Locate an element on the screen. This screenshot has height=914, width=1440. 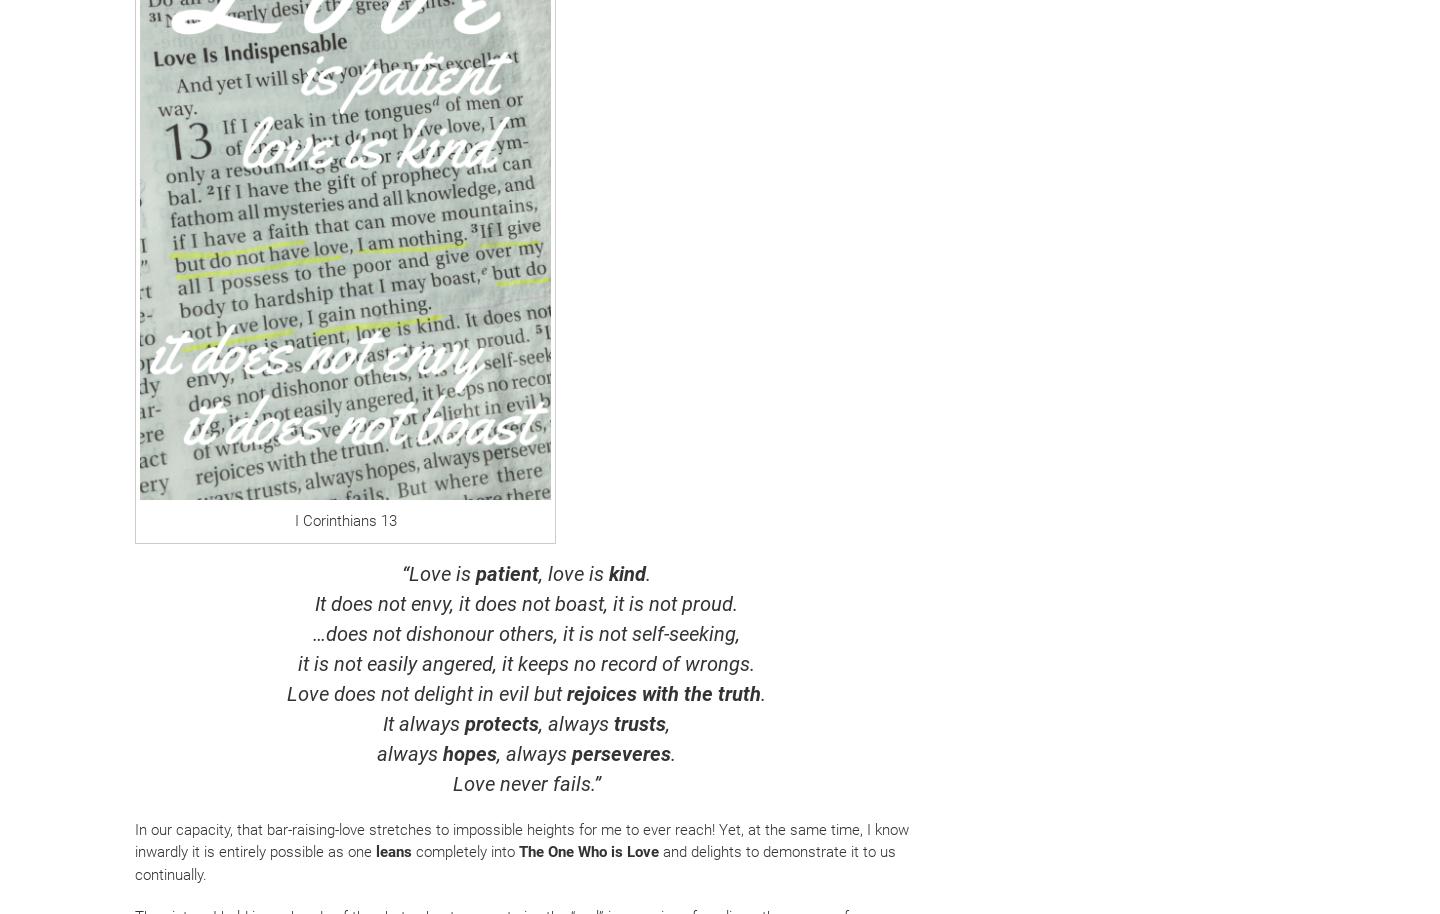
'Love never fails.”' is located at coordinates (452, 782).